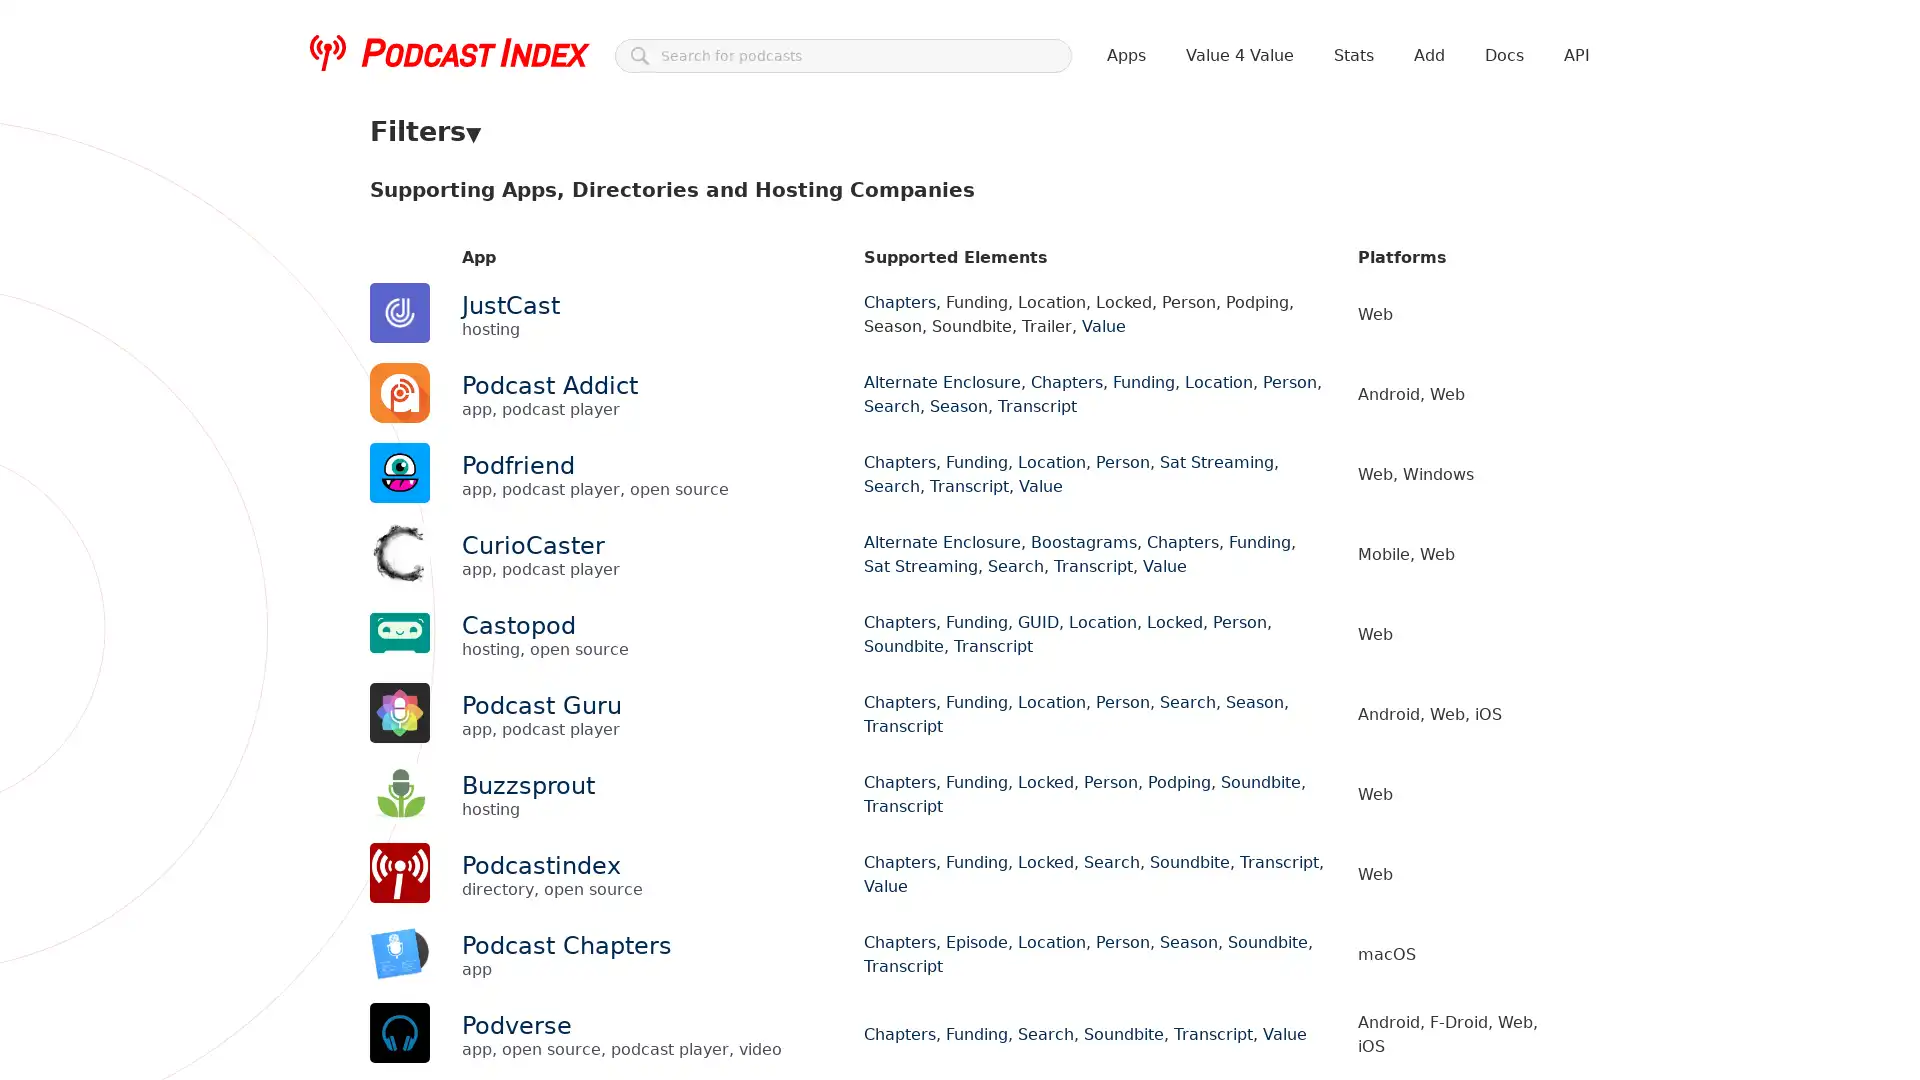 The width and height of the screenshot is (1920, 1080). I want to click on App, so click(618, 410).